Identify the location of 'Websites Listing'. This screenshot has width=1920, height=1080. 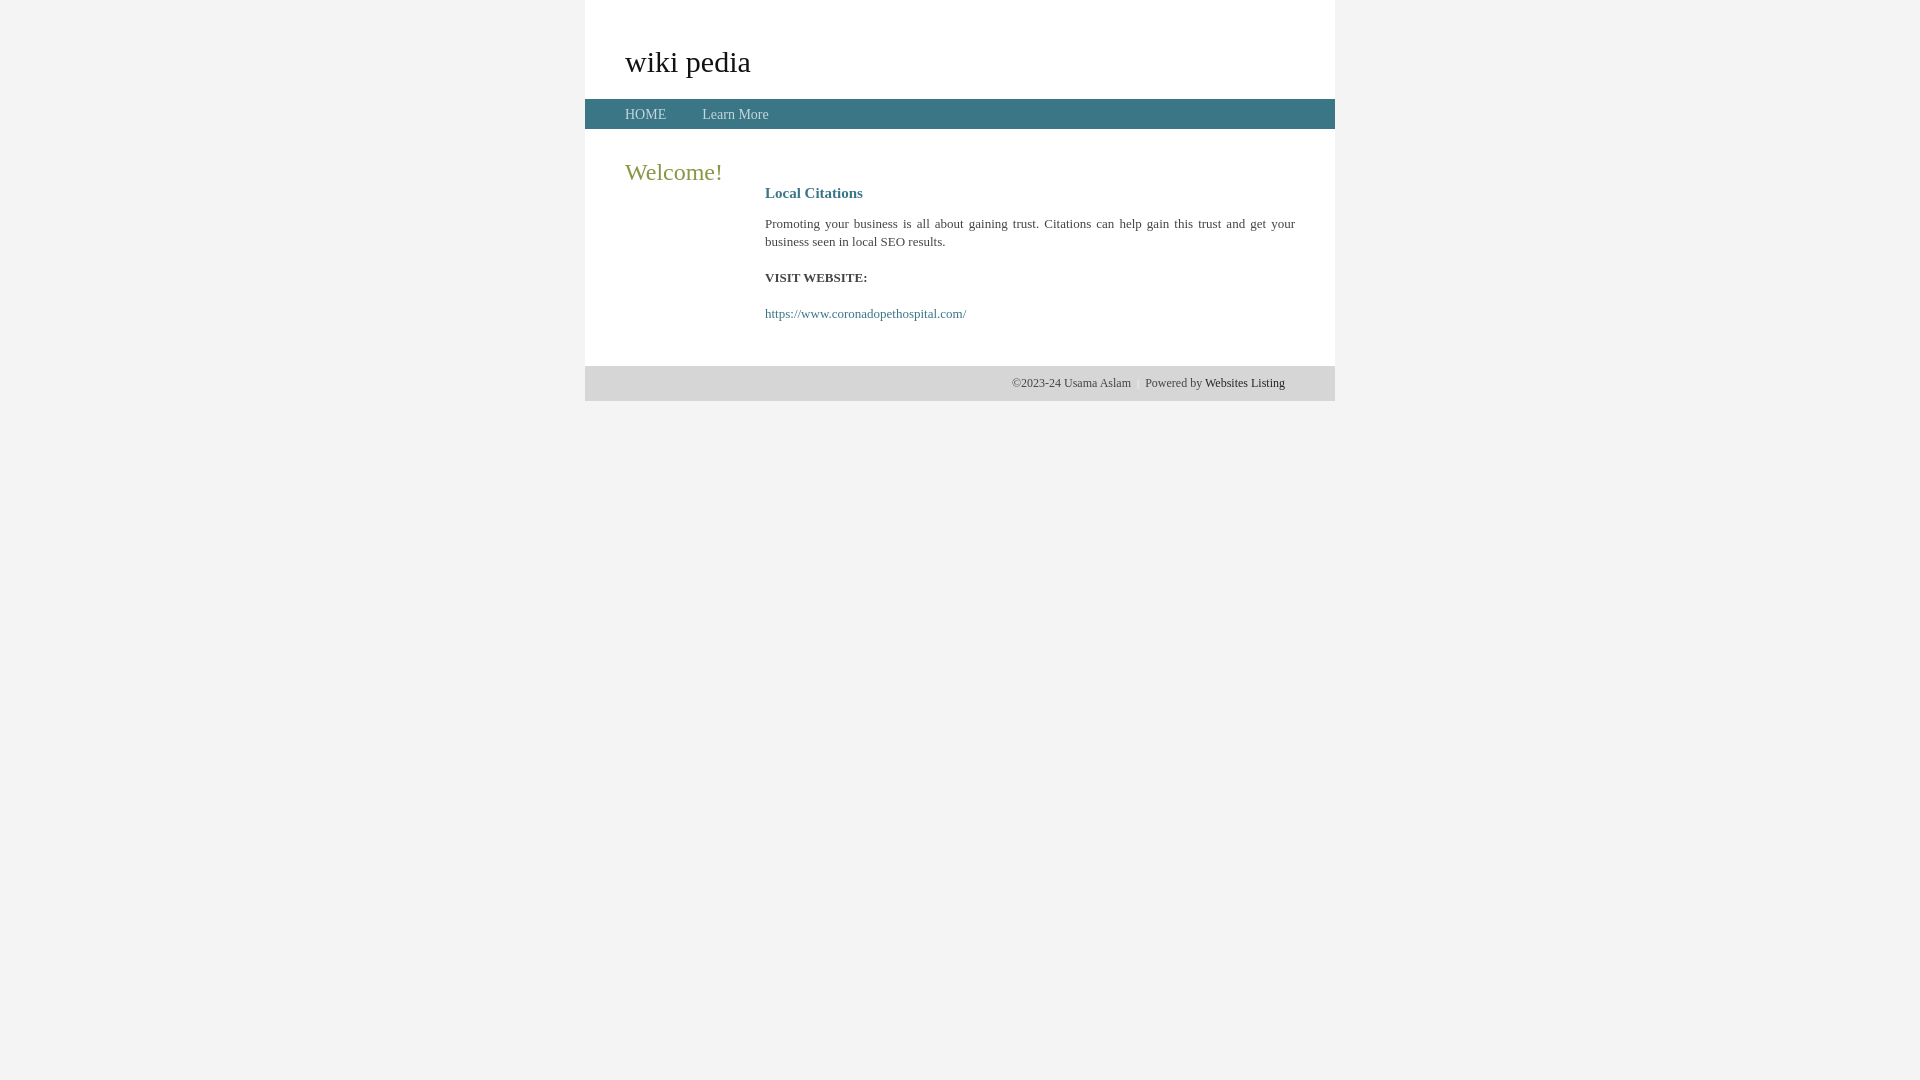
(1243, 382).